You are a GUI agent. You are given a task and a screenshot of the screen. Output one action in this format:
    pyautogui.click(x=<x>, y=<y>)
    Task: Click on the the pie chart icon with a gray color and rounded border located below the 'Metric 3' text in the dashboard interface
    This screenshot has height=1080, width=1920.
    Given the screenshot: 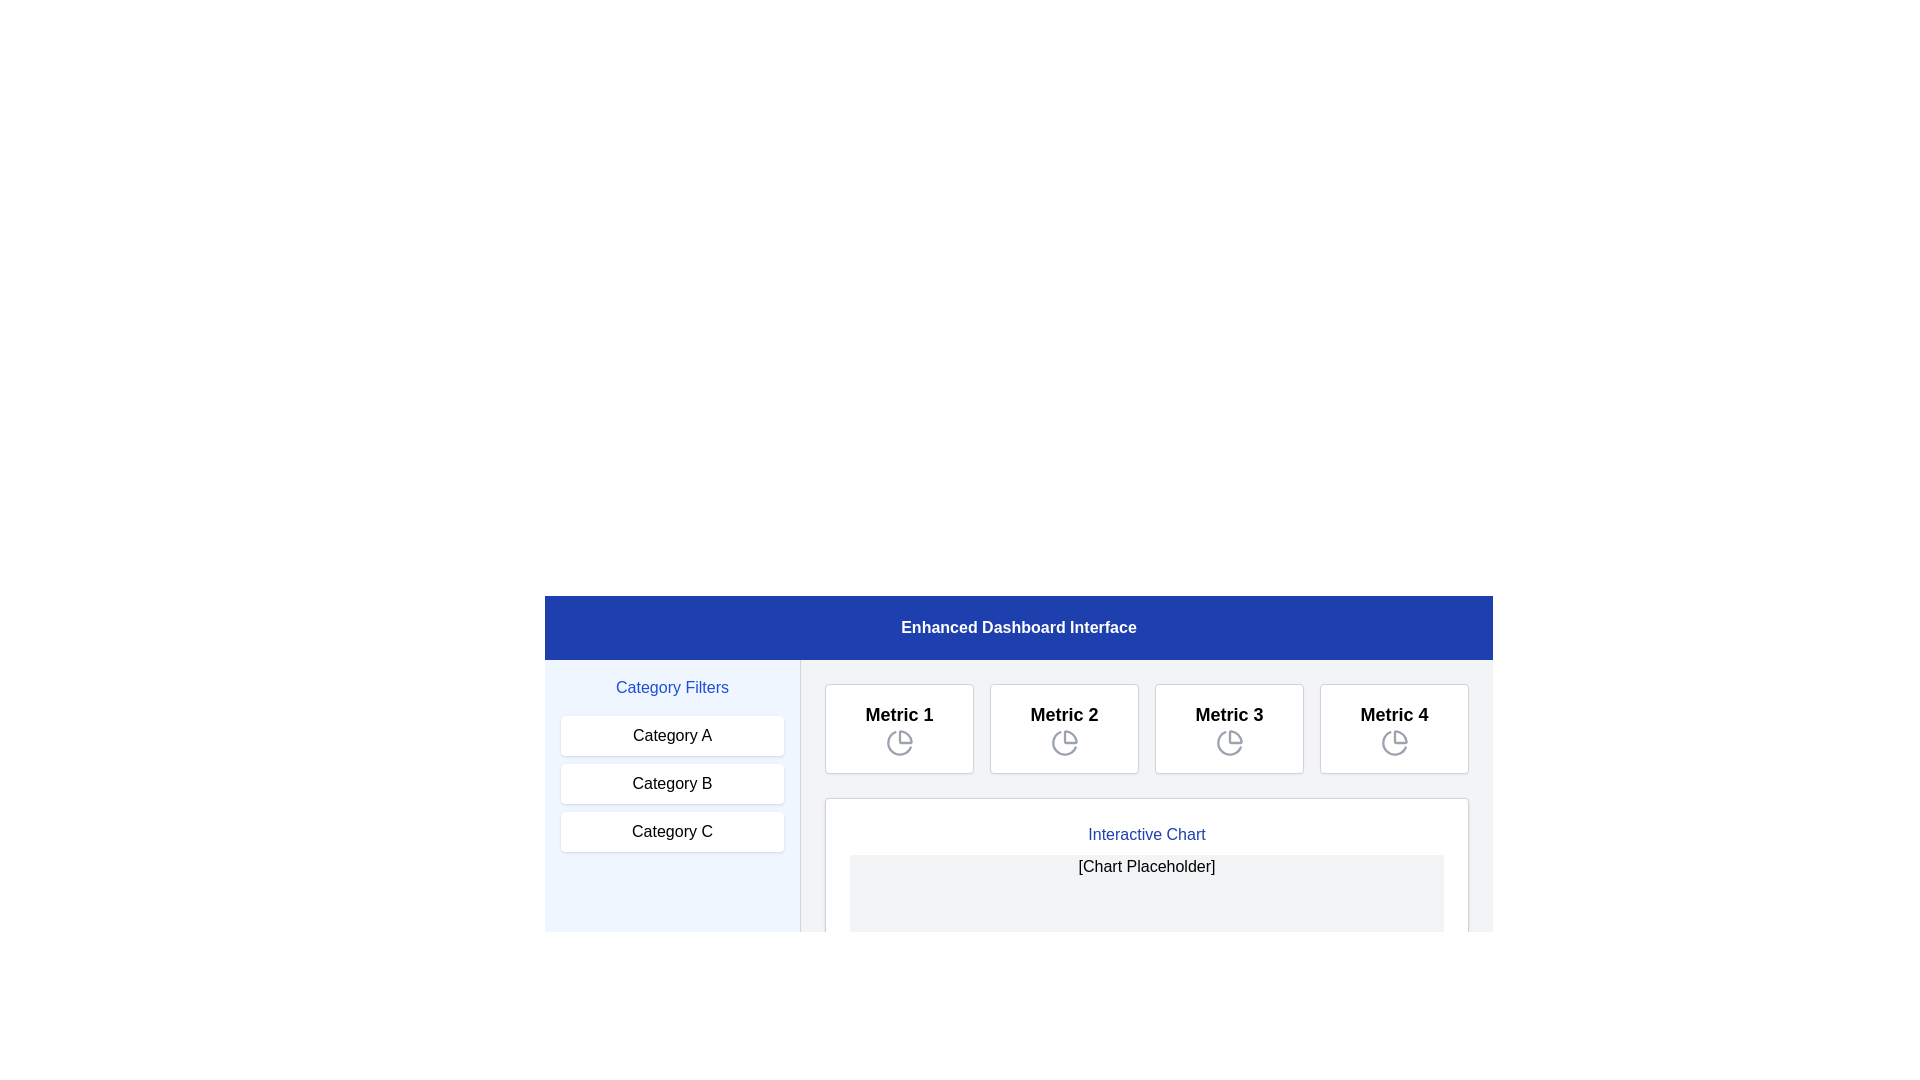 What is the action you would take?
    pyautogui.click(x=1228, y=743)
    